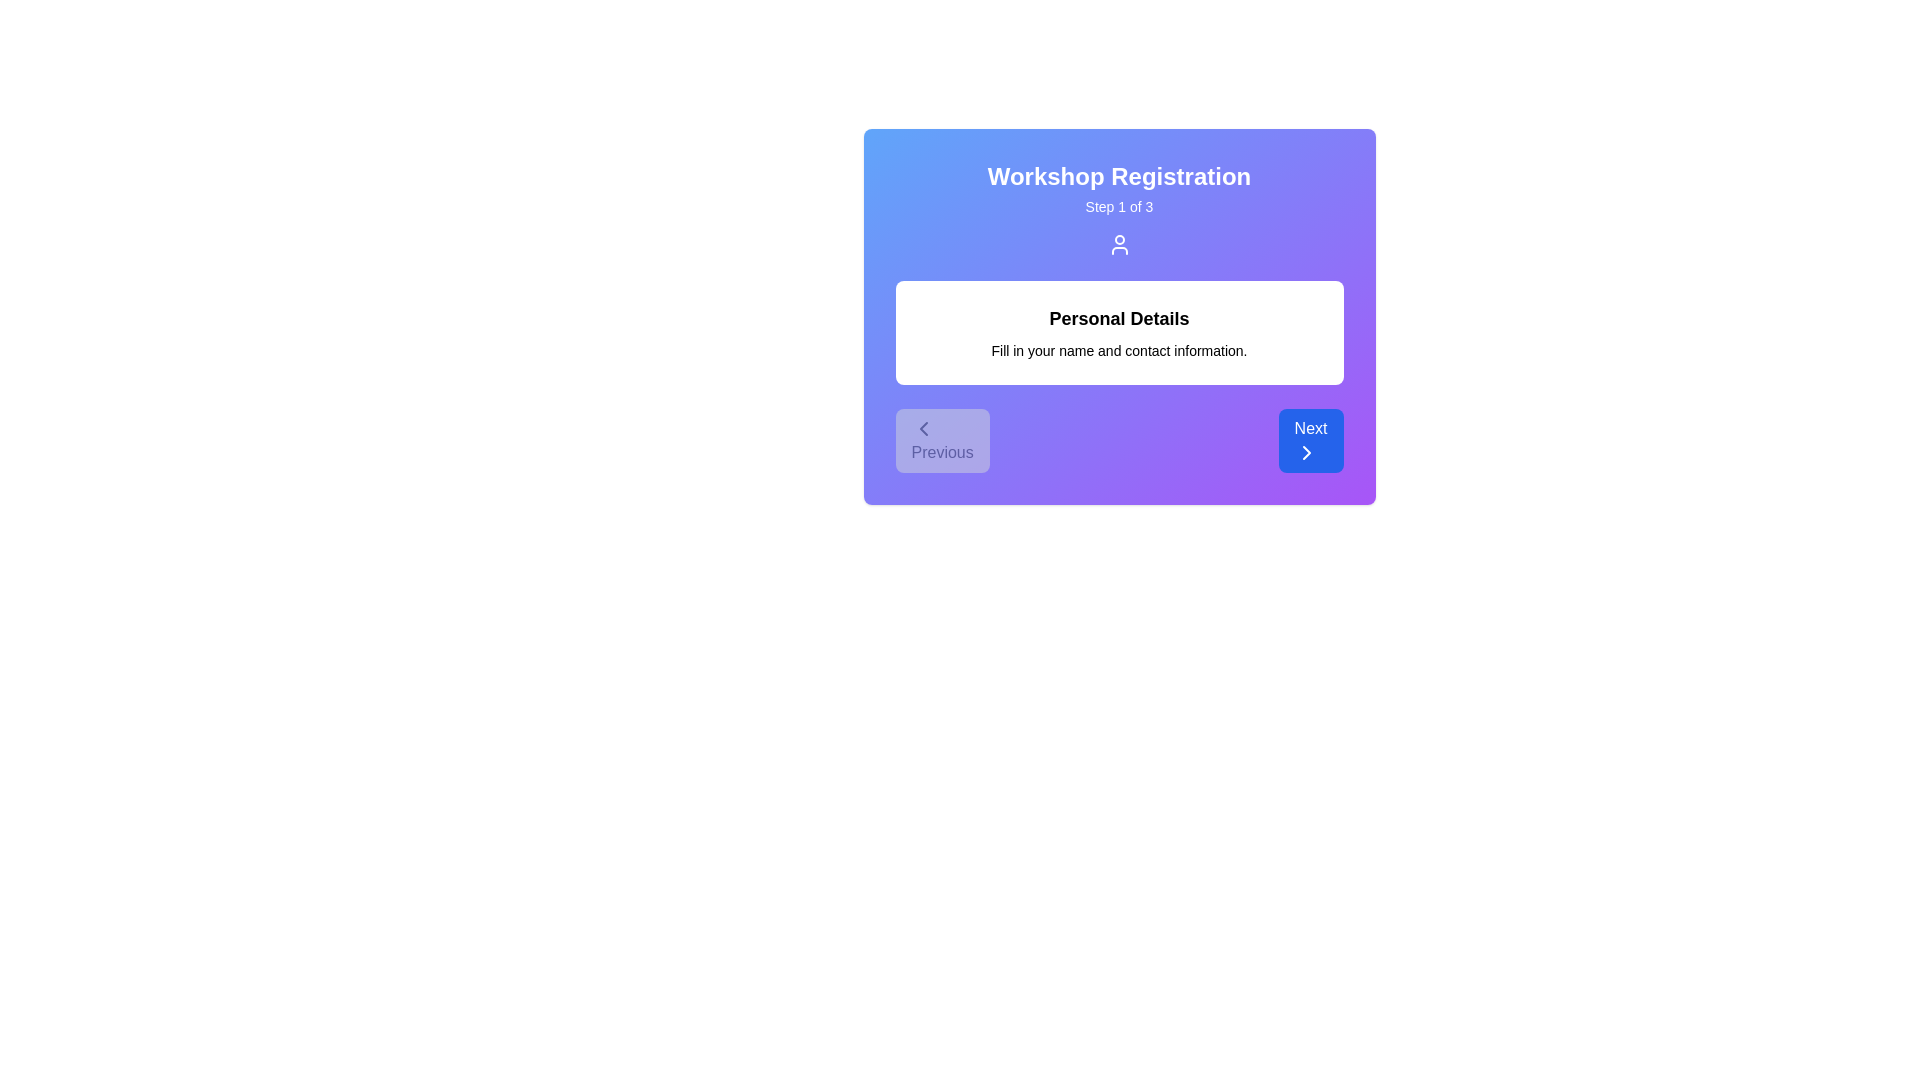  I want to click on the left-pointing chevron icon located inside the 'Previous' button at the bottom left of the registration form interface, so click(922, 427).